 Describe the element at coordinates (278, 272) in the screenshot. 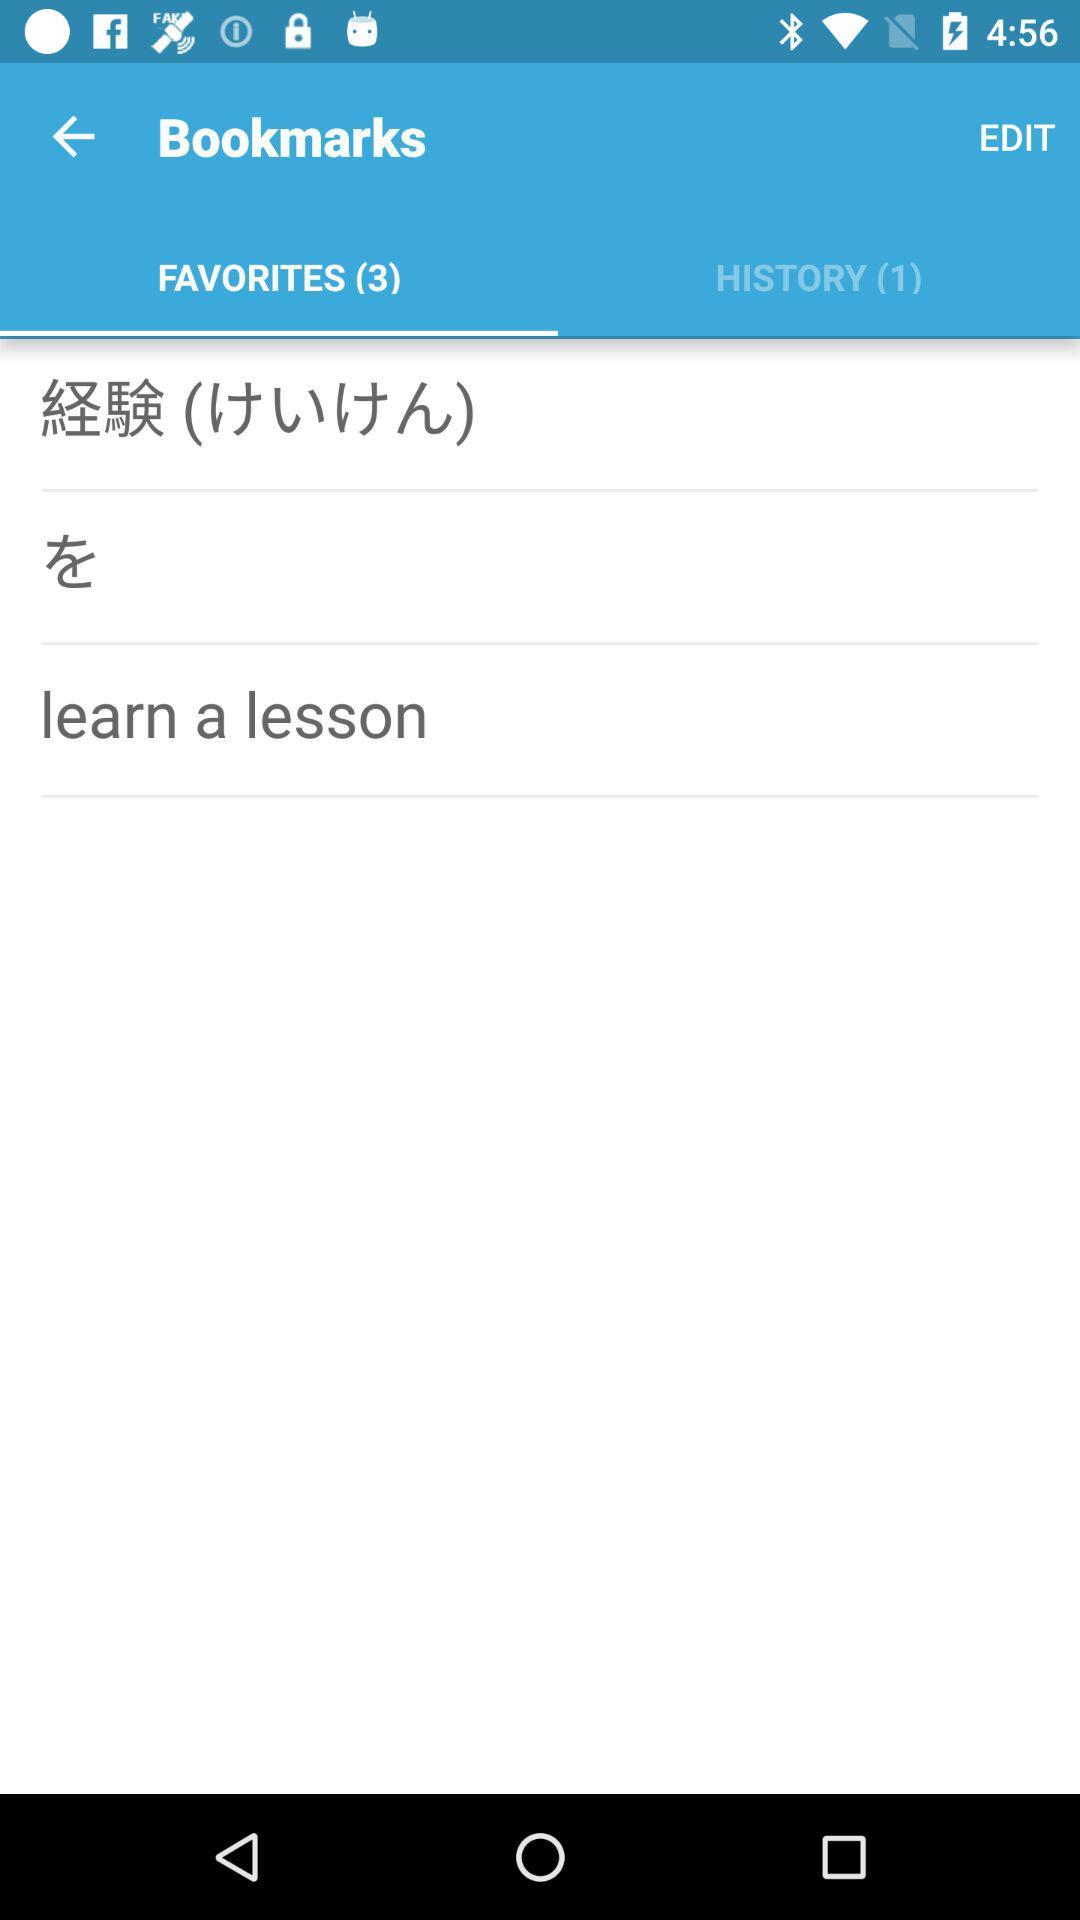

I see `the icon next to the history (1)` at that location.